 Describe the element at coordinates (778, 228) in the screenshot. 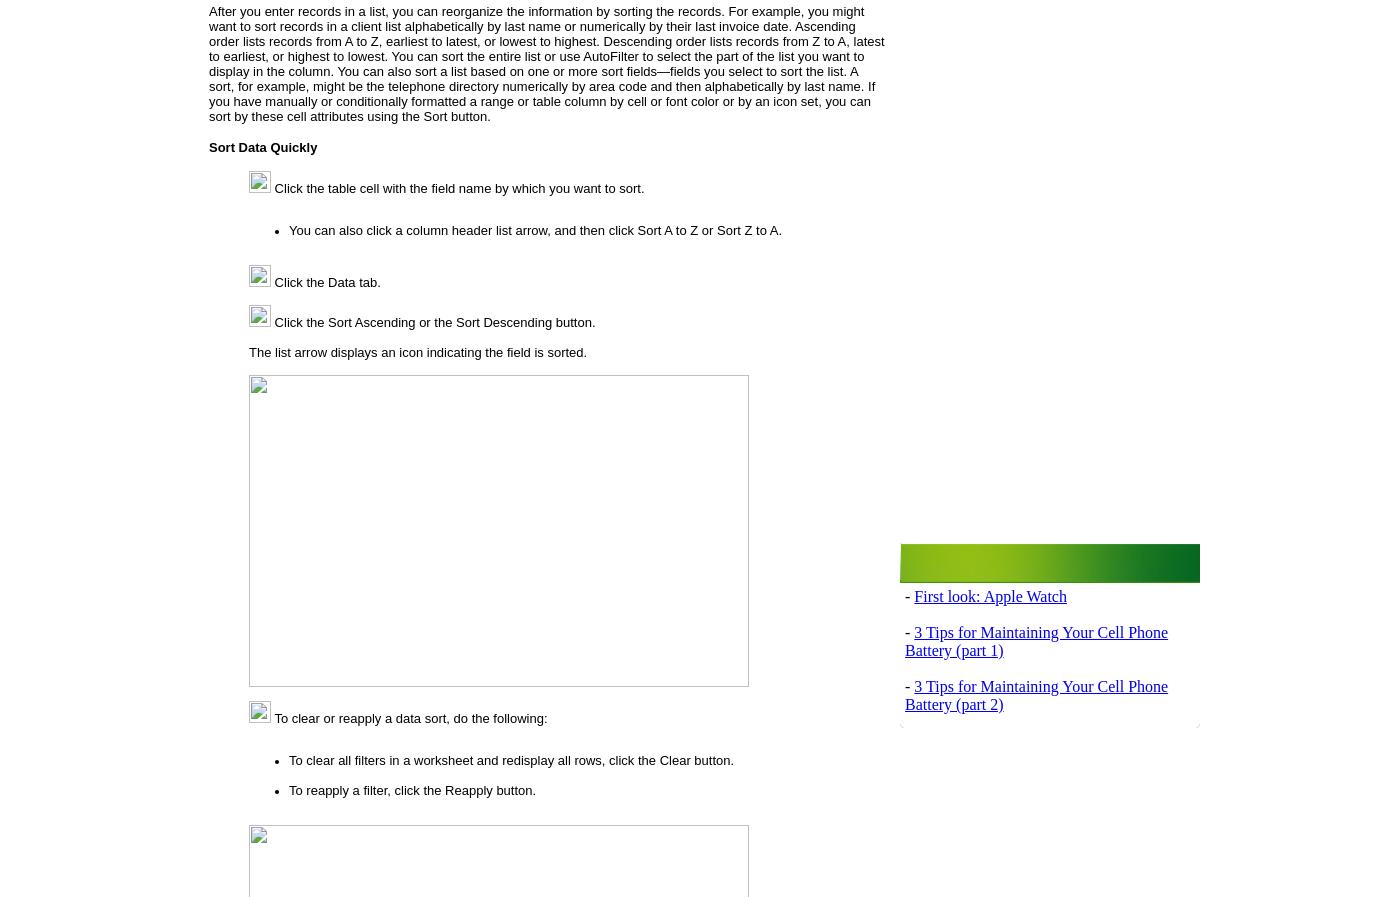

I see `'.'` at that location.